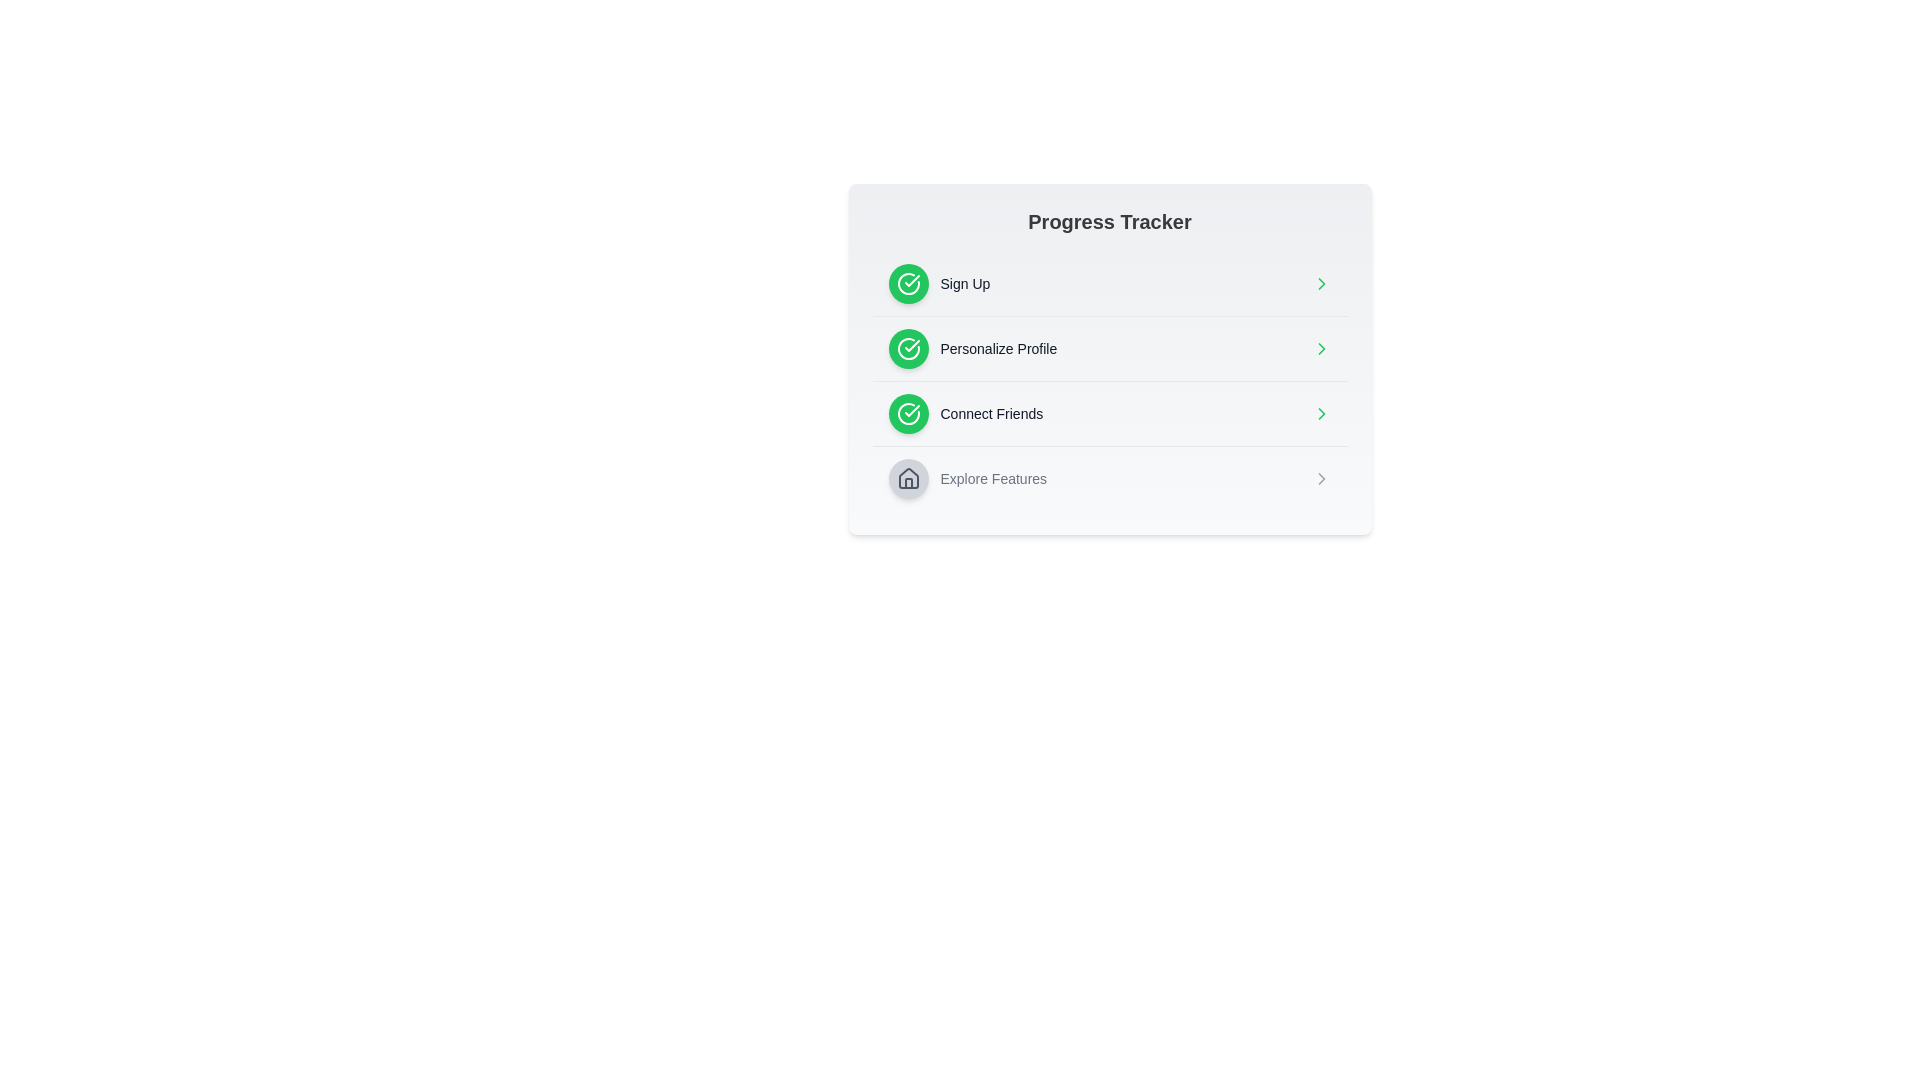 Image resolution: width=1920 pixels, height=1080 pixels. What do you see at coordinates (1321, 284) in the screenshot?
I see `the chevron-shaped icon with a green stroke located at the end of the fourth row in the progress tracker interface, next to the 'Explore Features' label` at bounding box center [1321, 284].